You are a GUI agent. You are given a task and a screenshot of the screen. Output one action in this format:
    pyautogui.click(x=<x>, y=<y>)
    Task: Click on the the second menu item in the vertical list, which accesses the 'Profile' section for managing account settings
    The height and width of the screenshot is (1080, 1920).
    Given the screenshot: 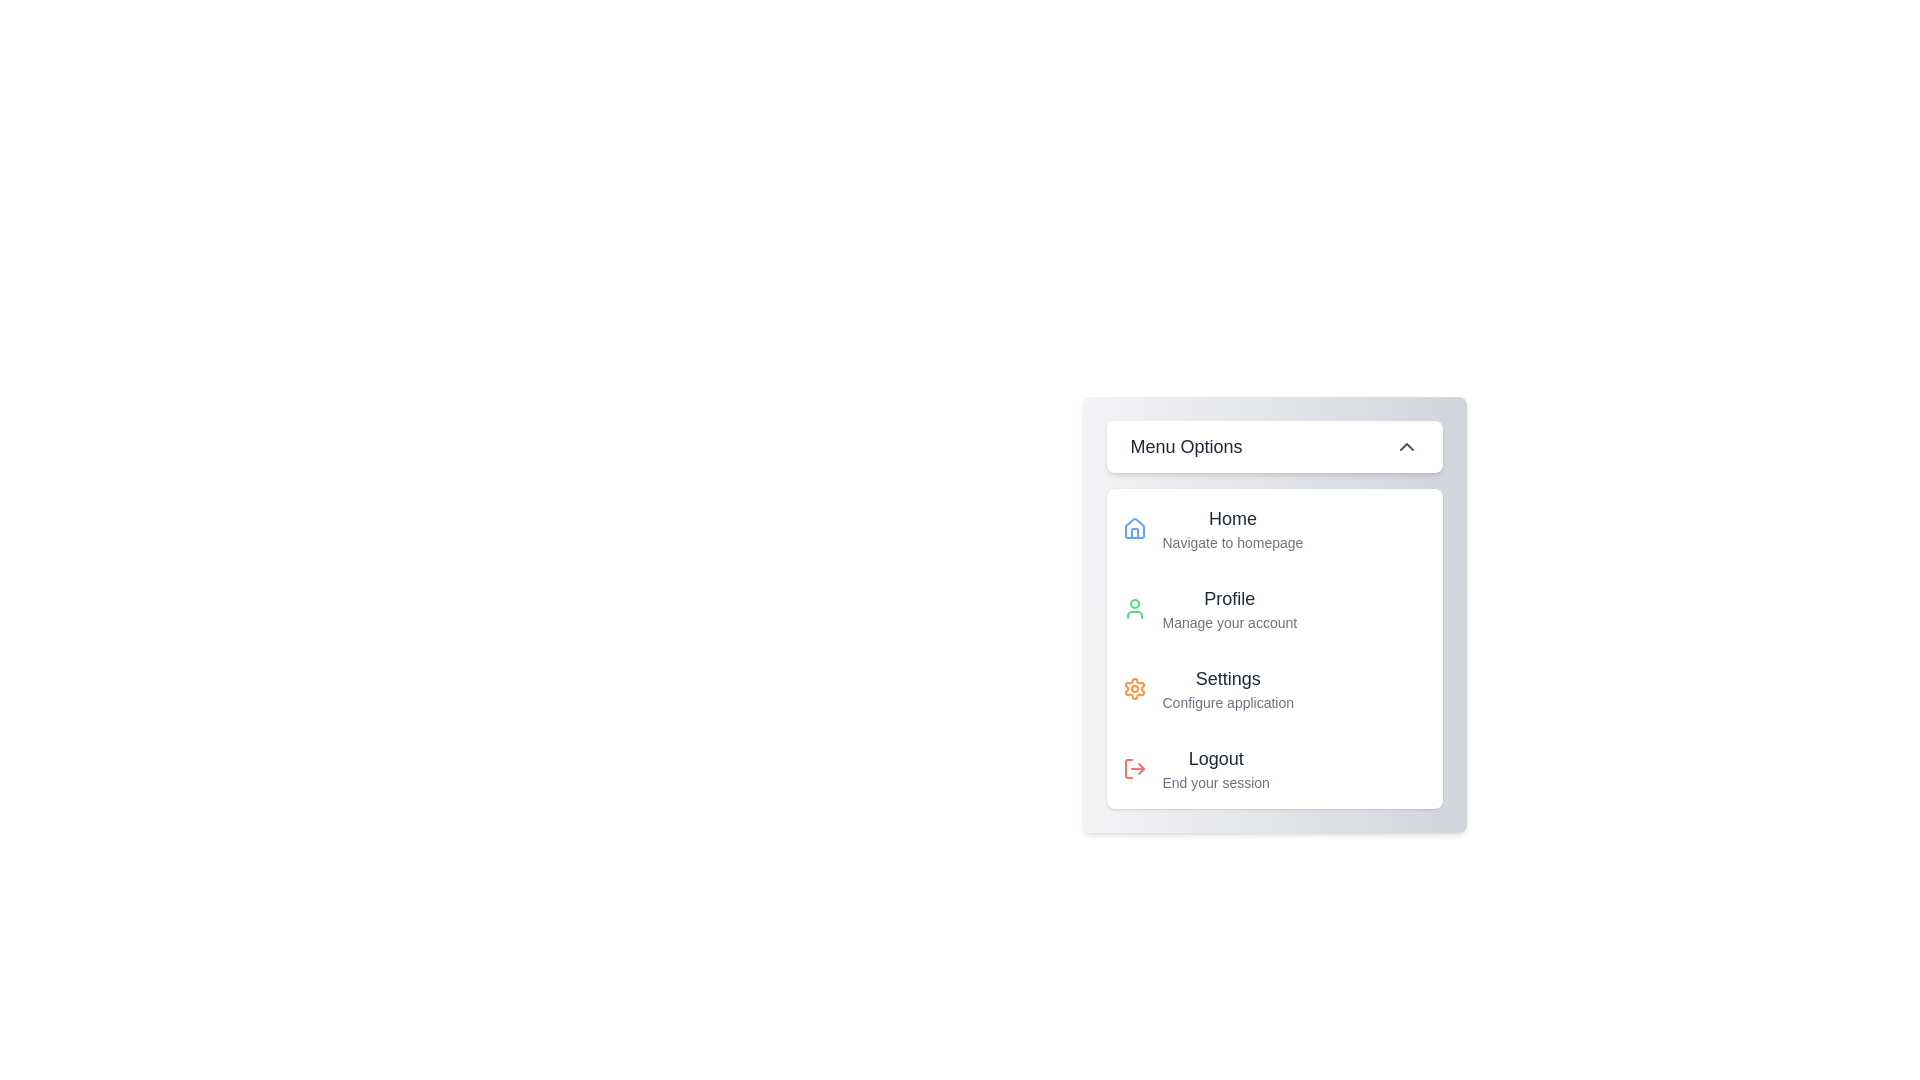 What is the action you would take?
    pyautogui.click(x=1273, y=608)
    